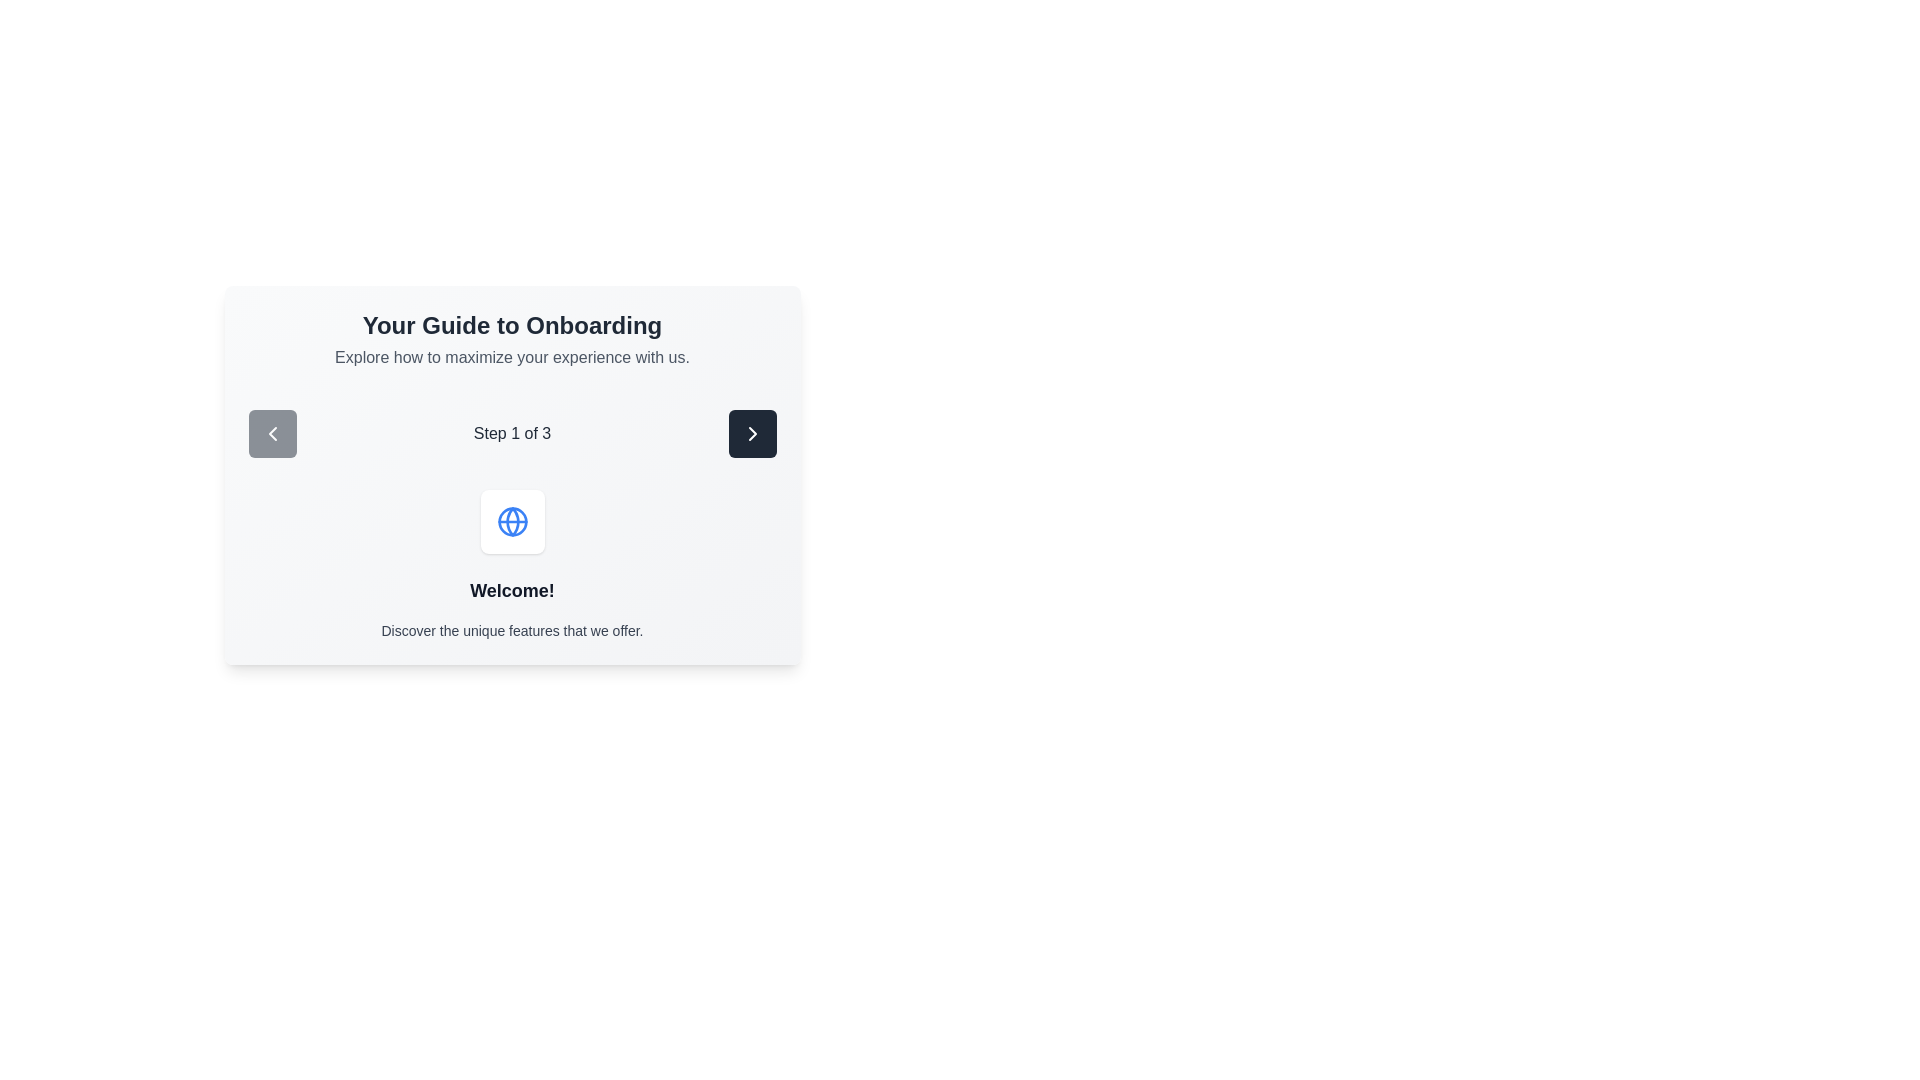 This screenshot has width=1920, height=1080. What do you see at coordinates (751, 433) in the screenshot?
I see `the right-pointing arrow button with a dark gray background located in the bottom-right corner` at bounding box center [751, 433].